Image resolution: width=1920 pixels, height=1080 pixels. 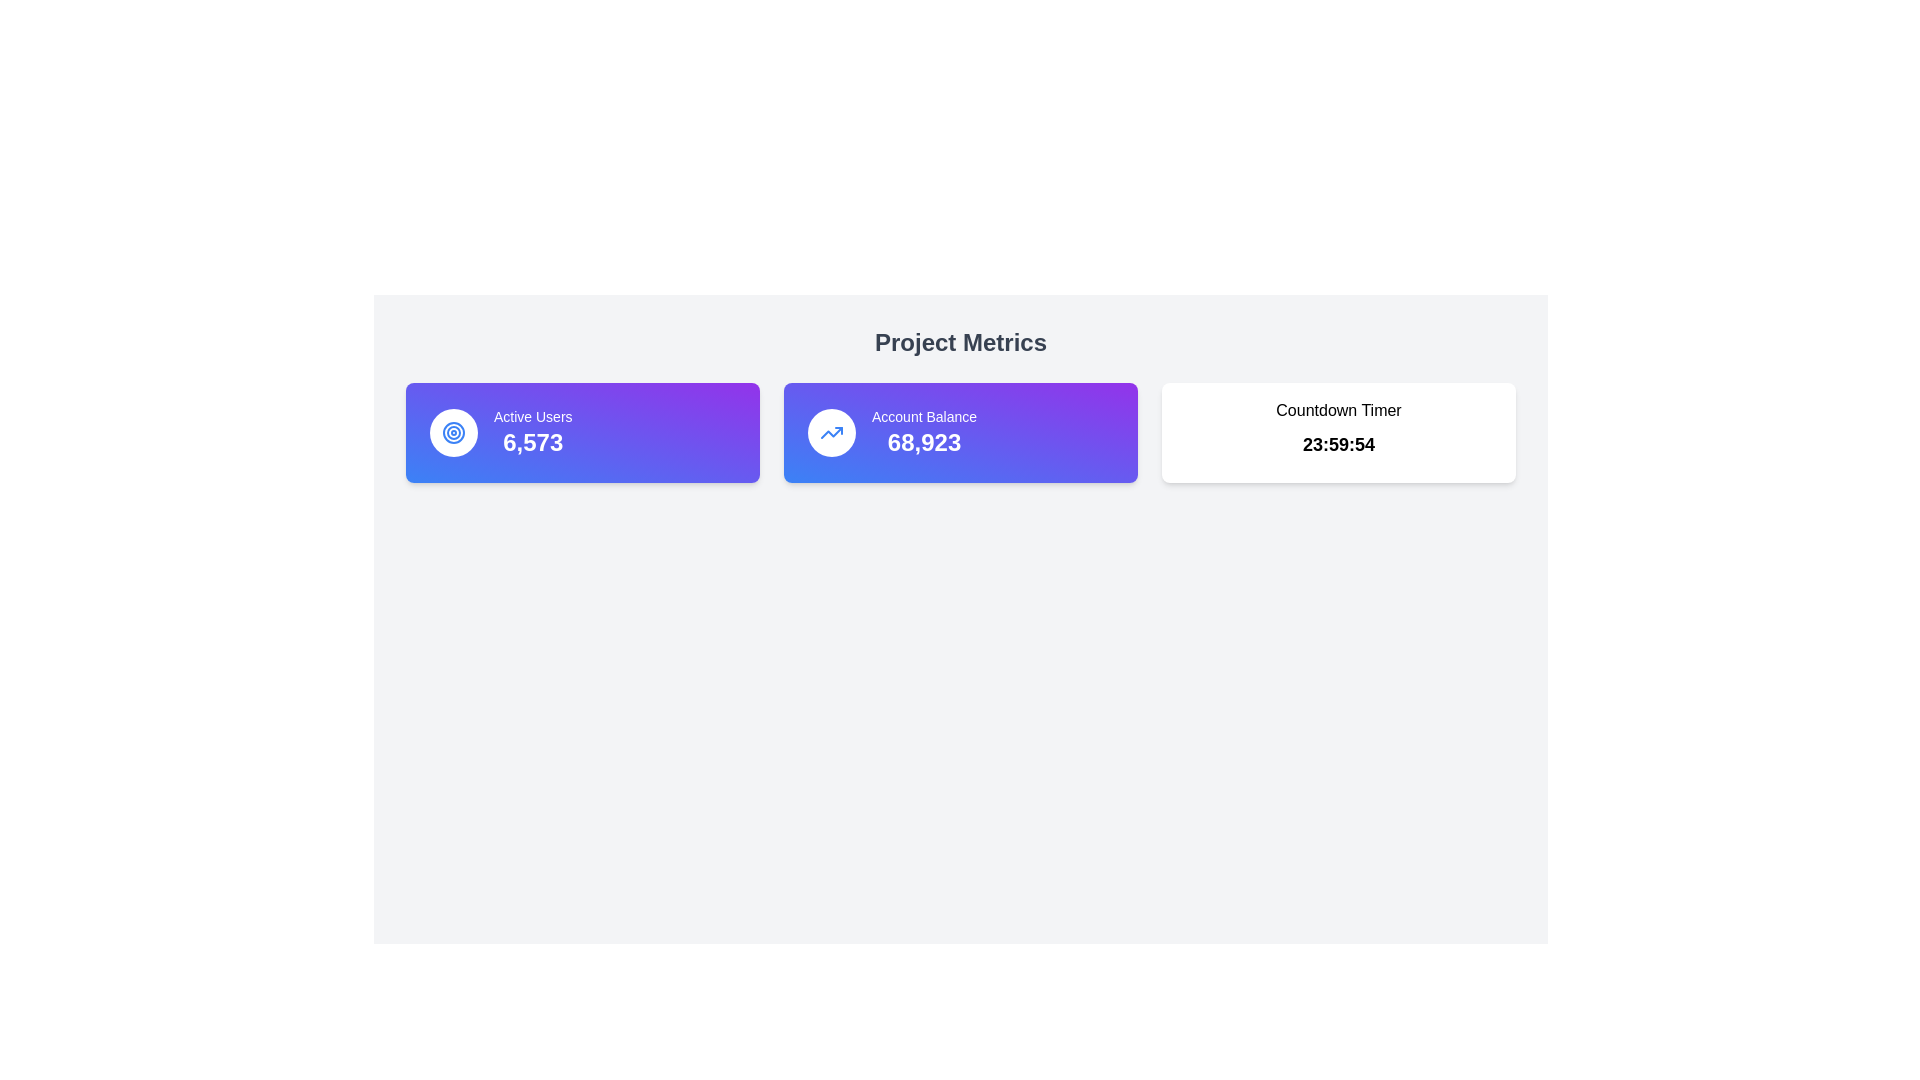 I want to click on the account balance icon located at the top-left corner of the 'Account Balance' card, so click(x=831, y=431).